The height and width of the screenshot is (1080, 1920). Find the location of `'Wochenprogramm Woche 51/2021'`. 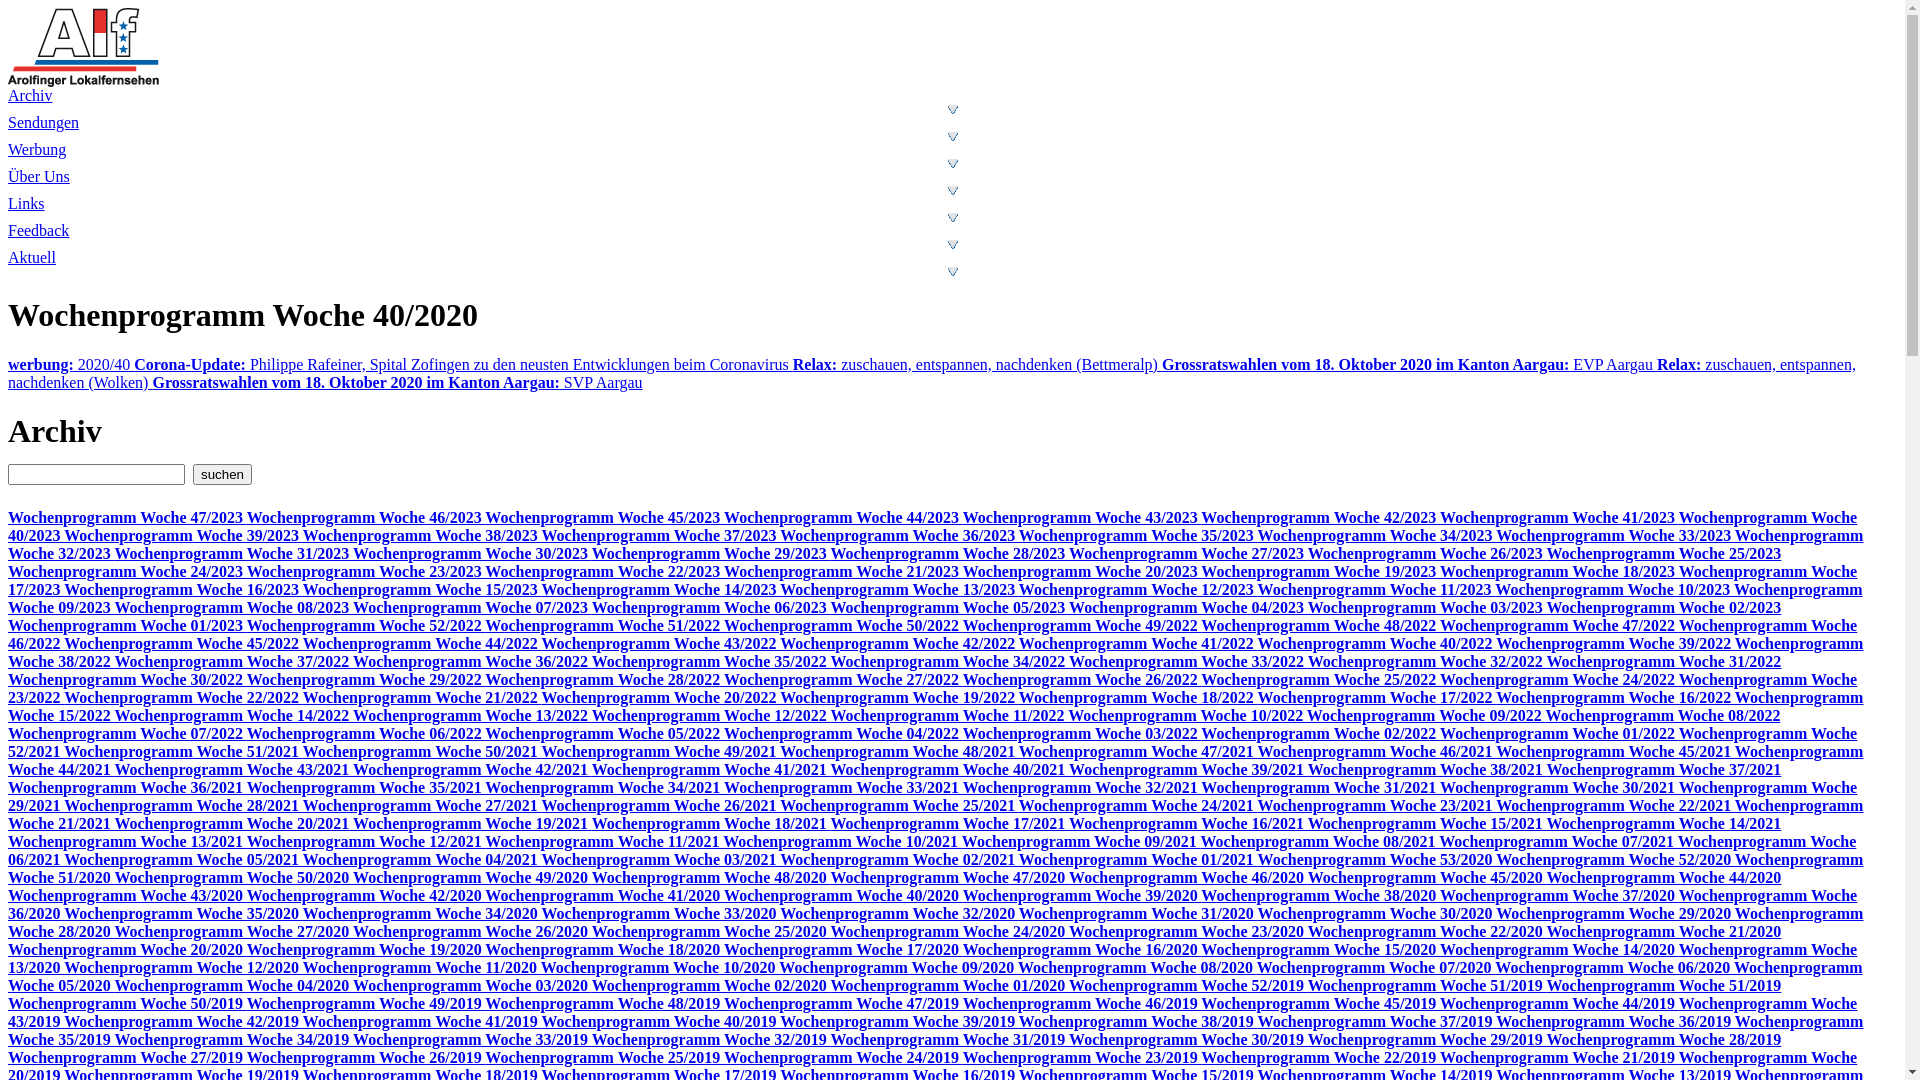

'Wochenprogramm Woche 51/2021' is located at coordinates (183, 751).